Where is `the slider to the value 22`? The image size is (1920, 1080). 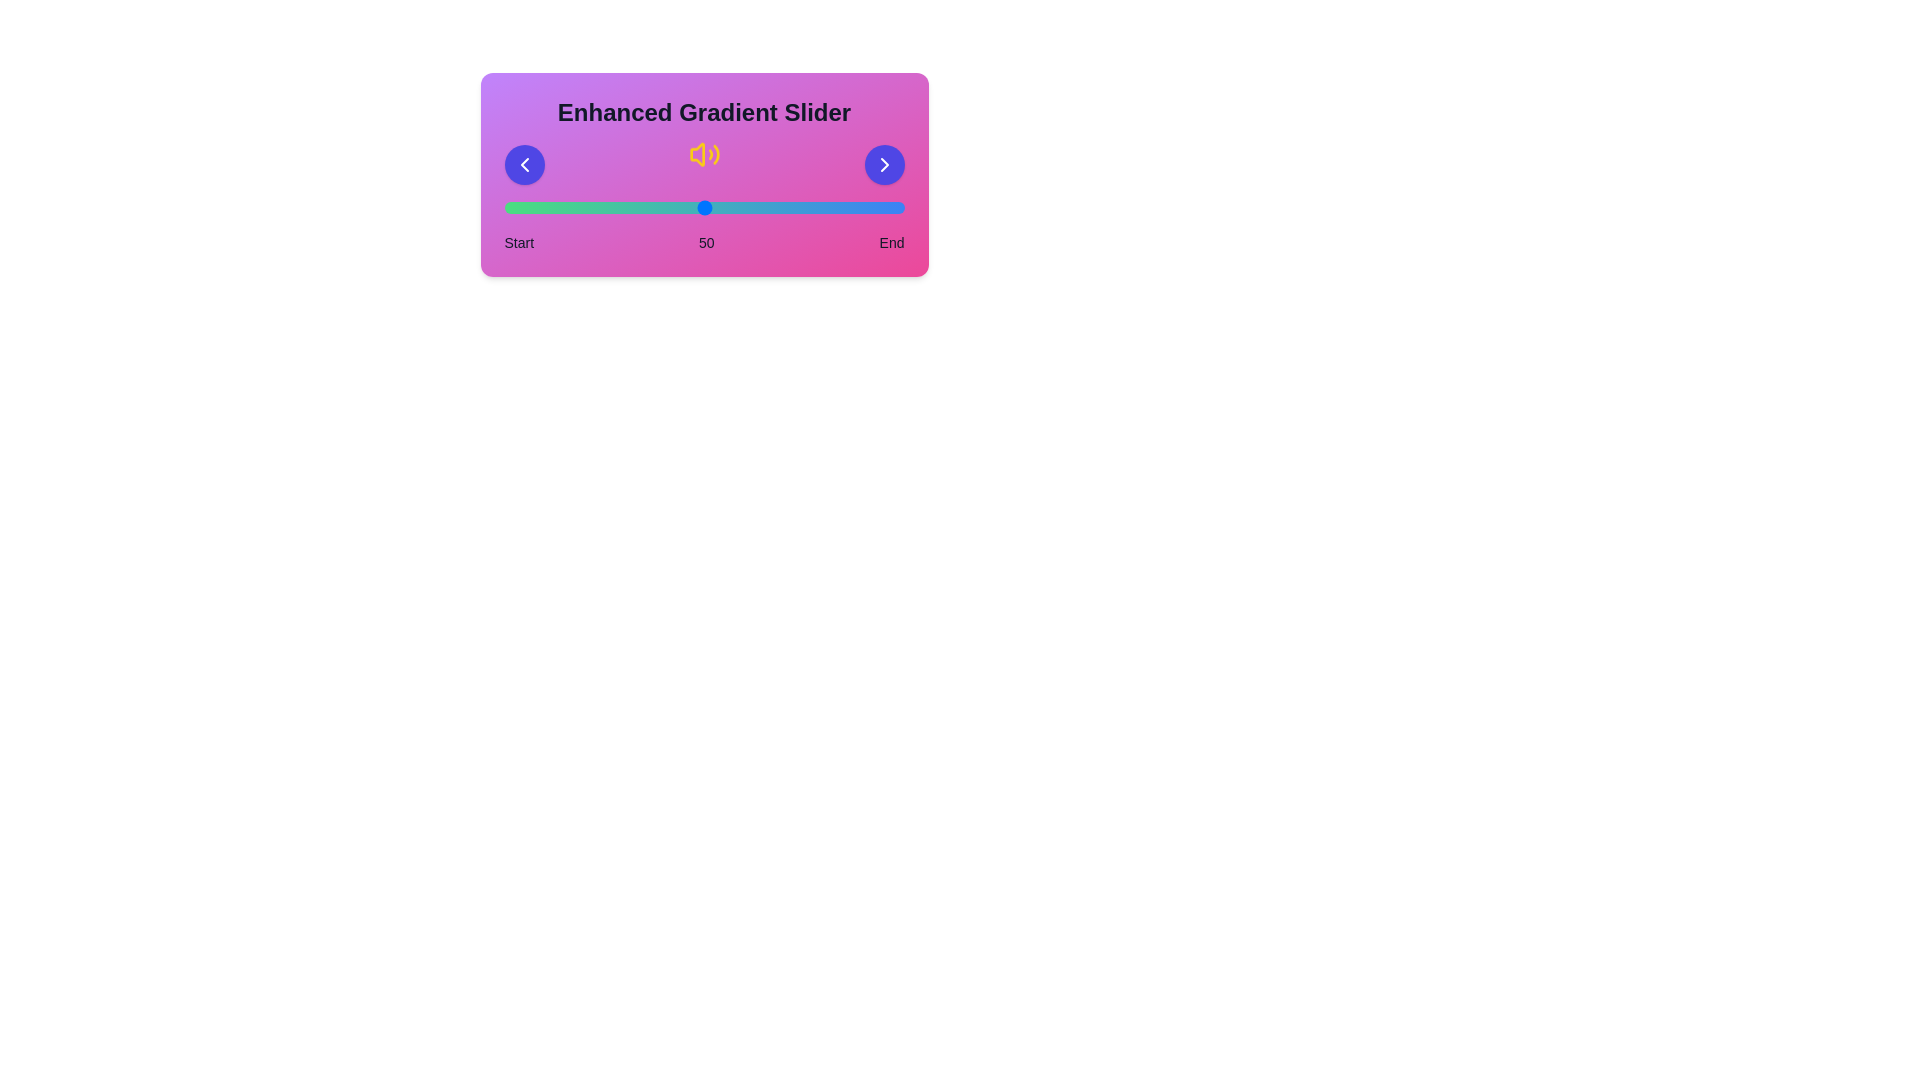
the slider to the value 22 is located at coordinates (591, 208).